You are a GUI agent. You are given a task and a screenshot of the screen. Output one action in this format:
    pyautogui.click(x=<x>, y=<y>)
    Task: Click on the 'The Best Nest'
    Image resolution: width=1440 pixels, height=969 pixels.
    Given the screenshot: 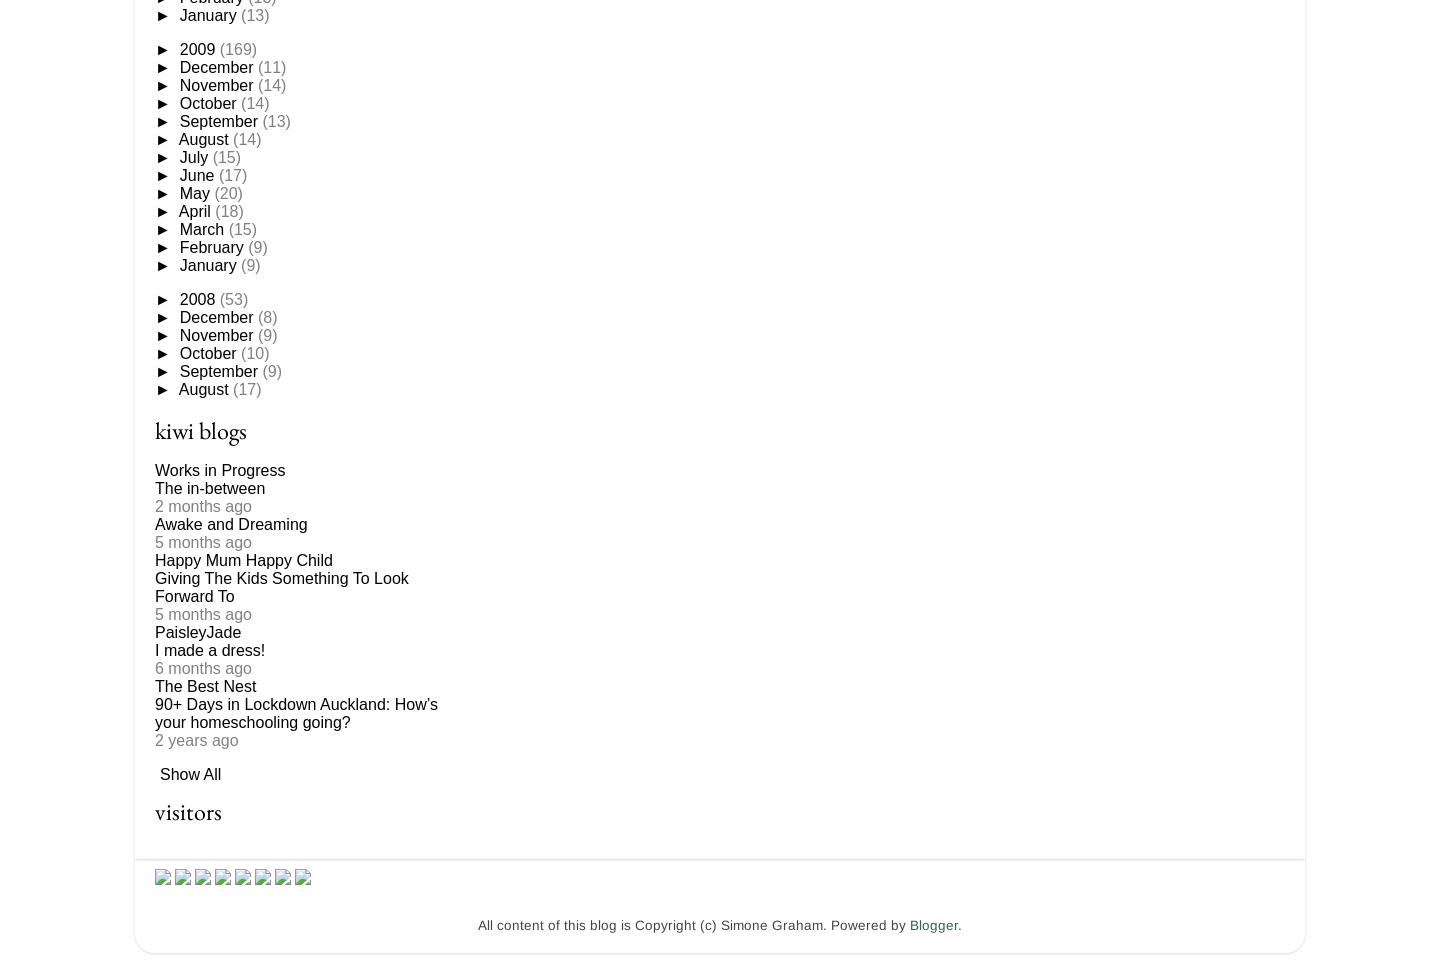 What is the action you would take?
    pyautogui.click(x=153, y=685)
    